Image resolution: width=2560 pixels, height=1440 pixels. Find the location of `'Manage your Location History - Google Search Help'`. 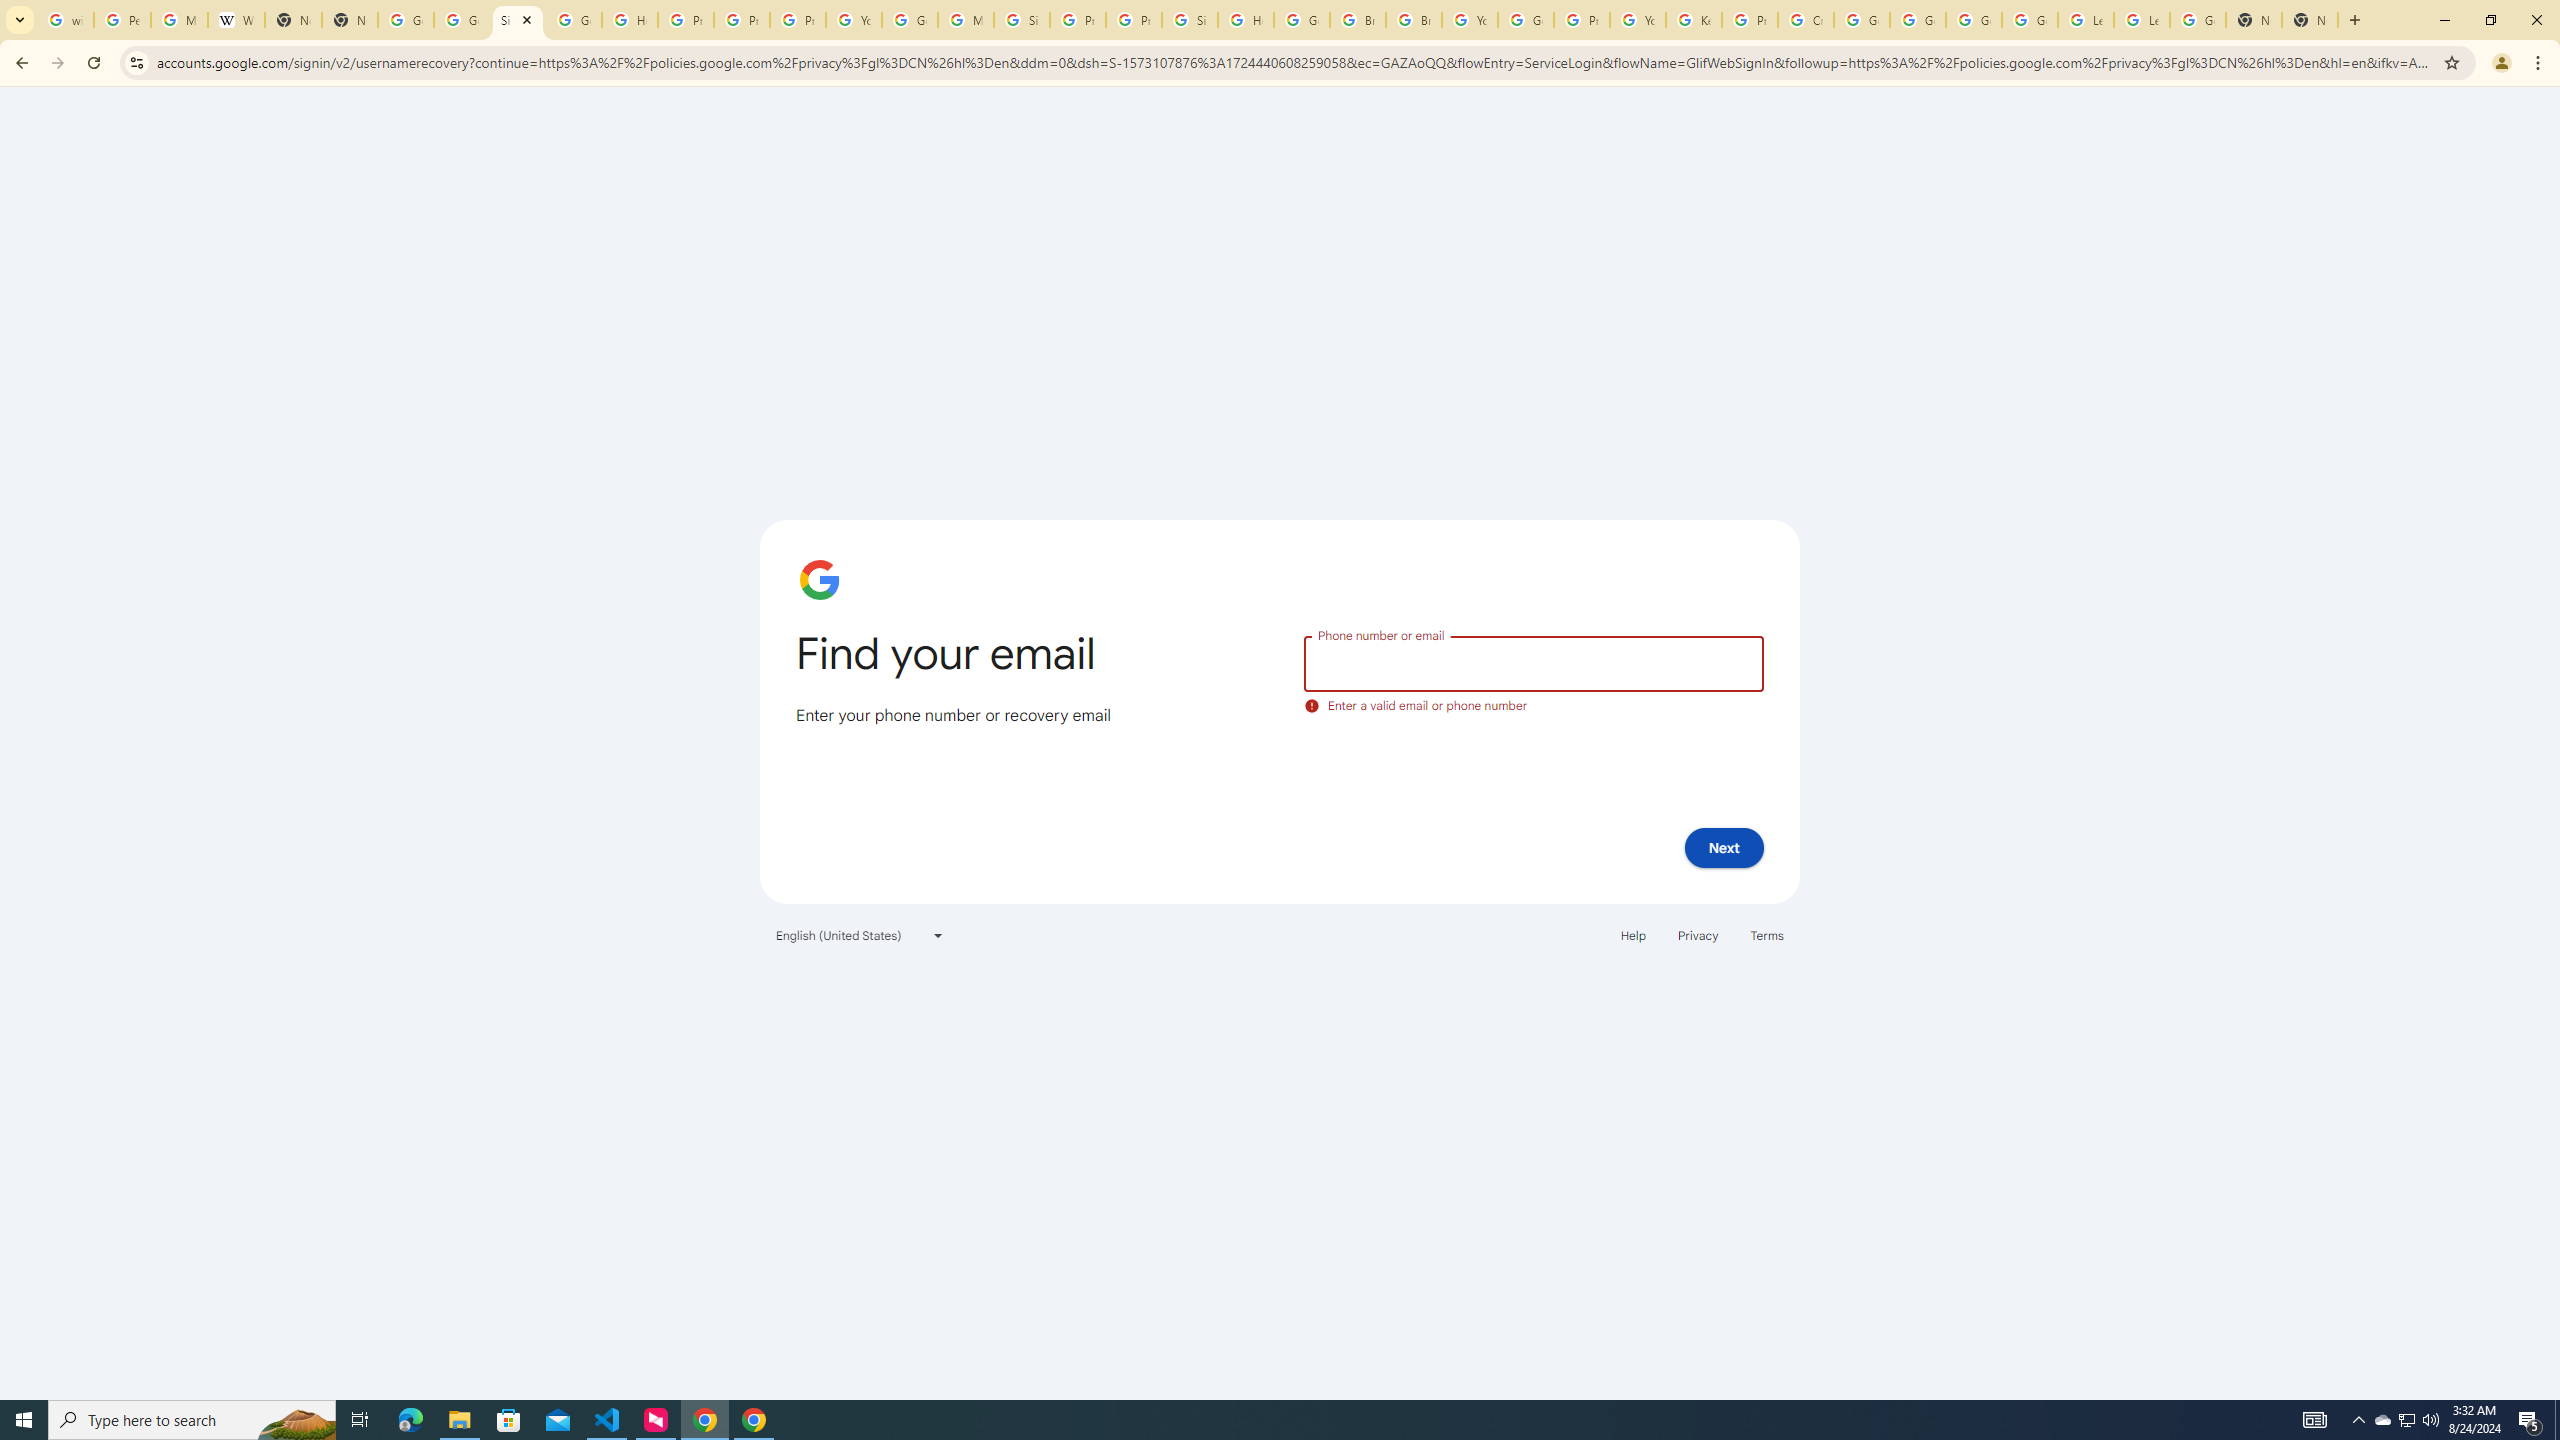

'Manage your Location History - Google Search Help' is located at coordinates (179, 19).